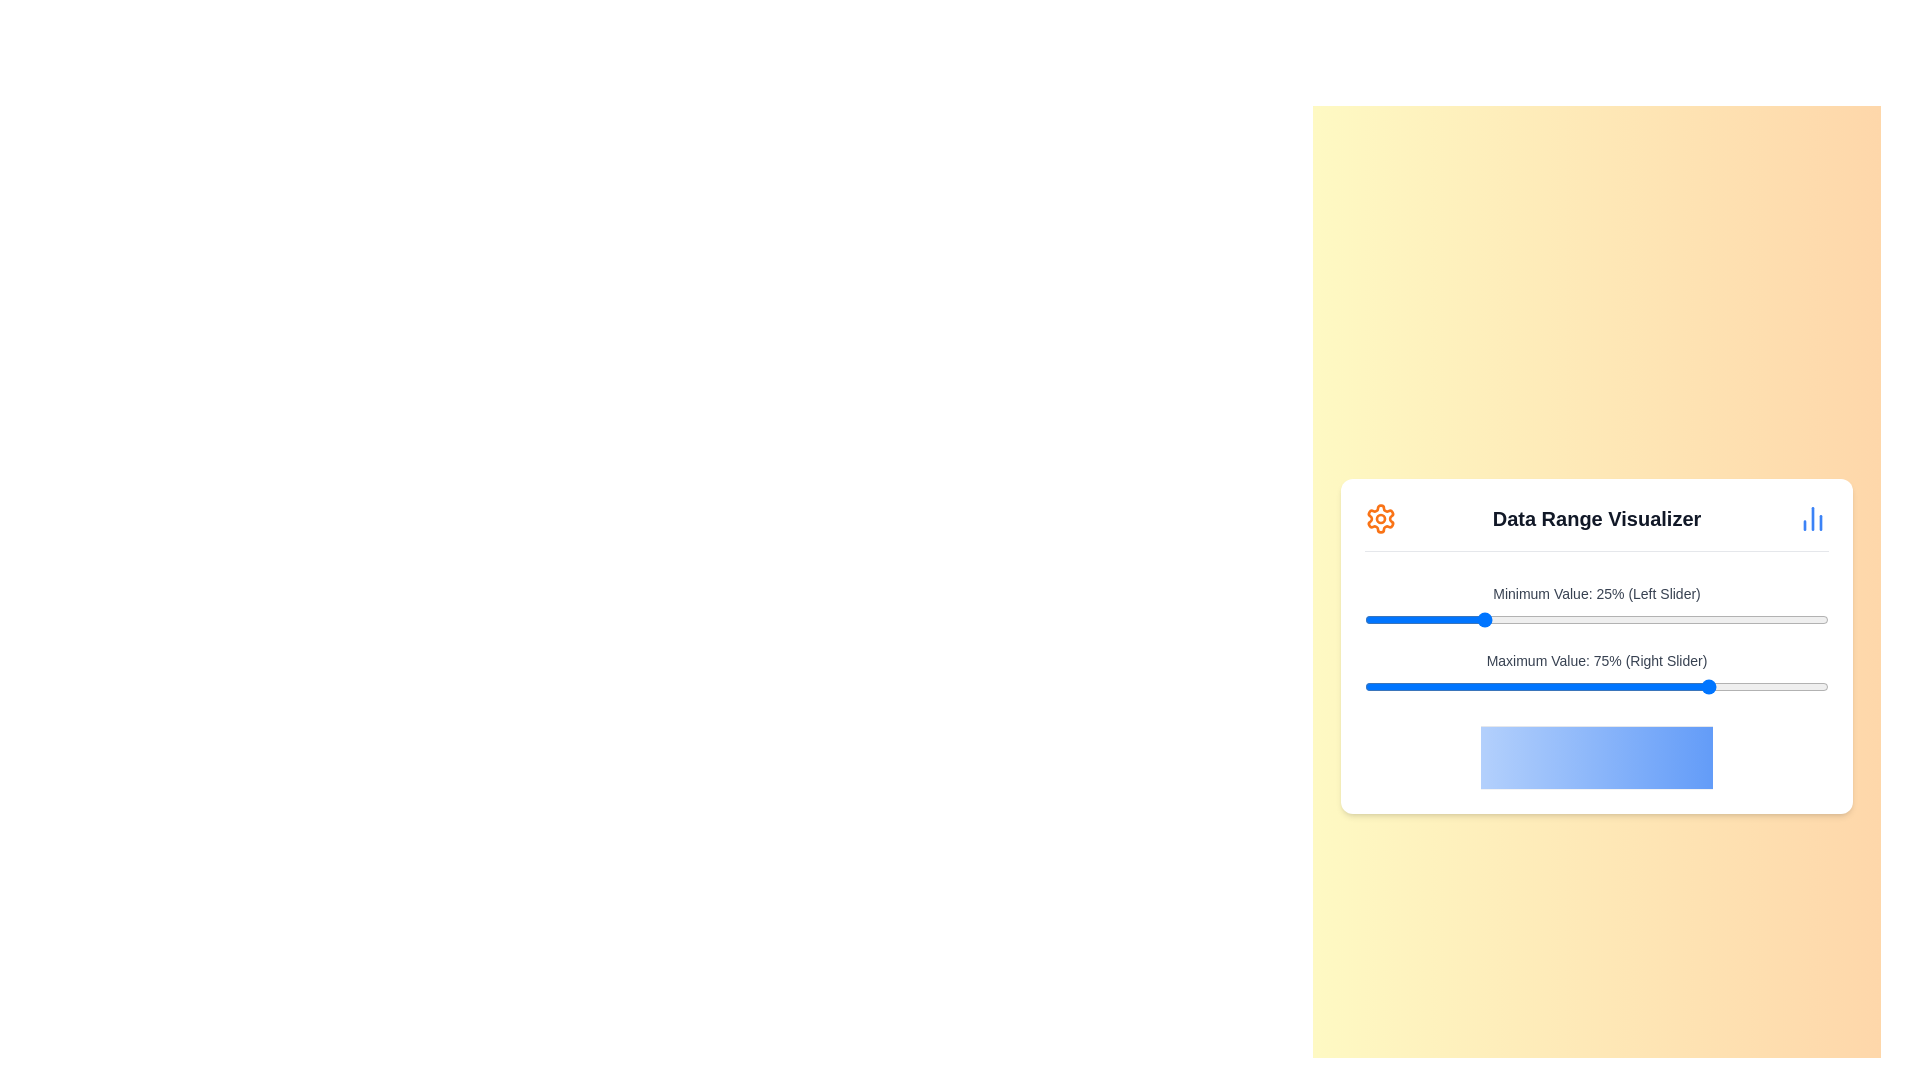  Describe the element at coordinates (1554, 685) in the screenshot. I see `the slider` at that location.